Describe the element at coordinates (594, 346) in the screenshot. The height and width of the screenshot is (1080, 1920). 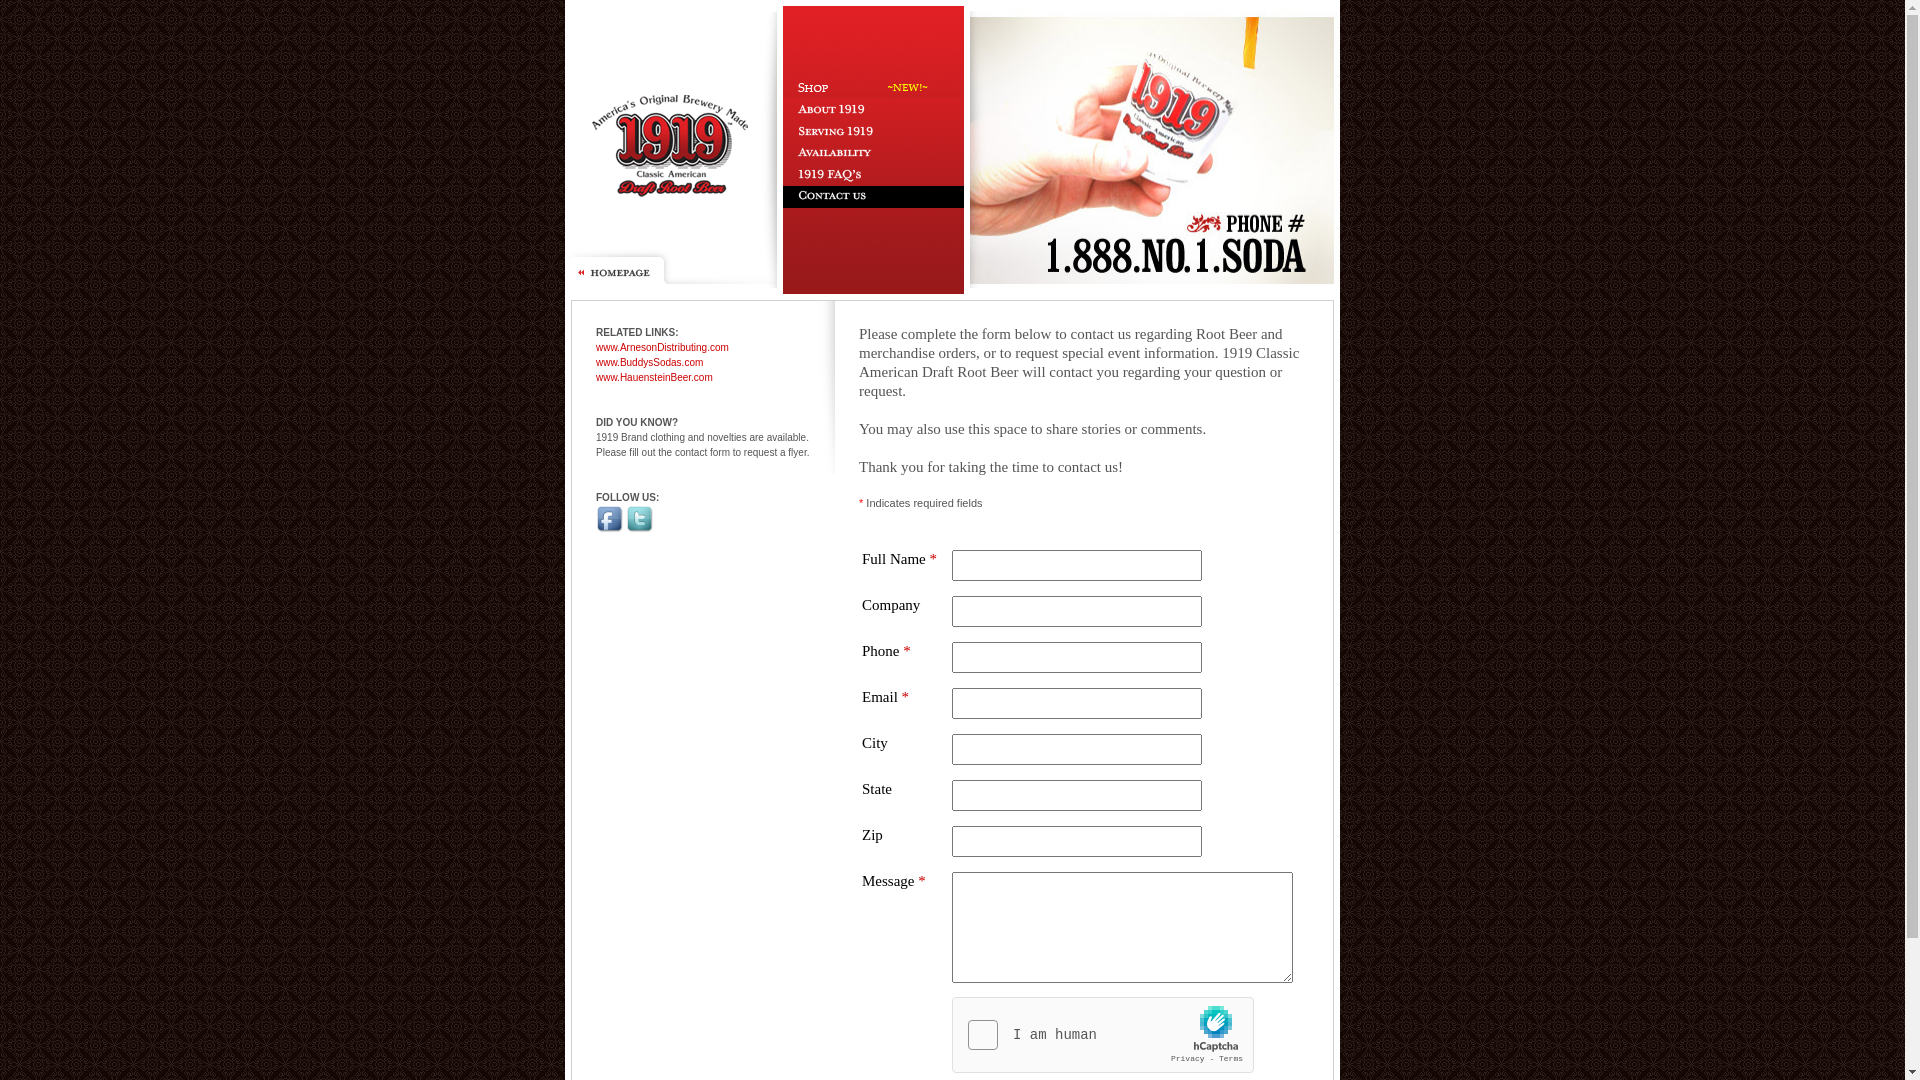
I see `'www.ArnesonDistributing.com'` at that location.